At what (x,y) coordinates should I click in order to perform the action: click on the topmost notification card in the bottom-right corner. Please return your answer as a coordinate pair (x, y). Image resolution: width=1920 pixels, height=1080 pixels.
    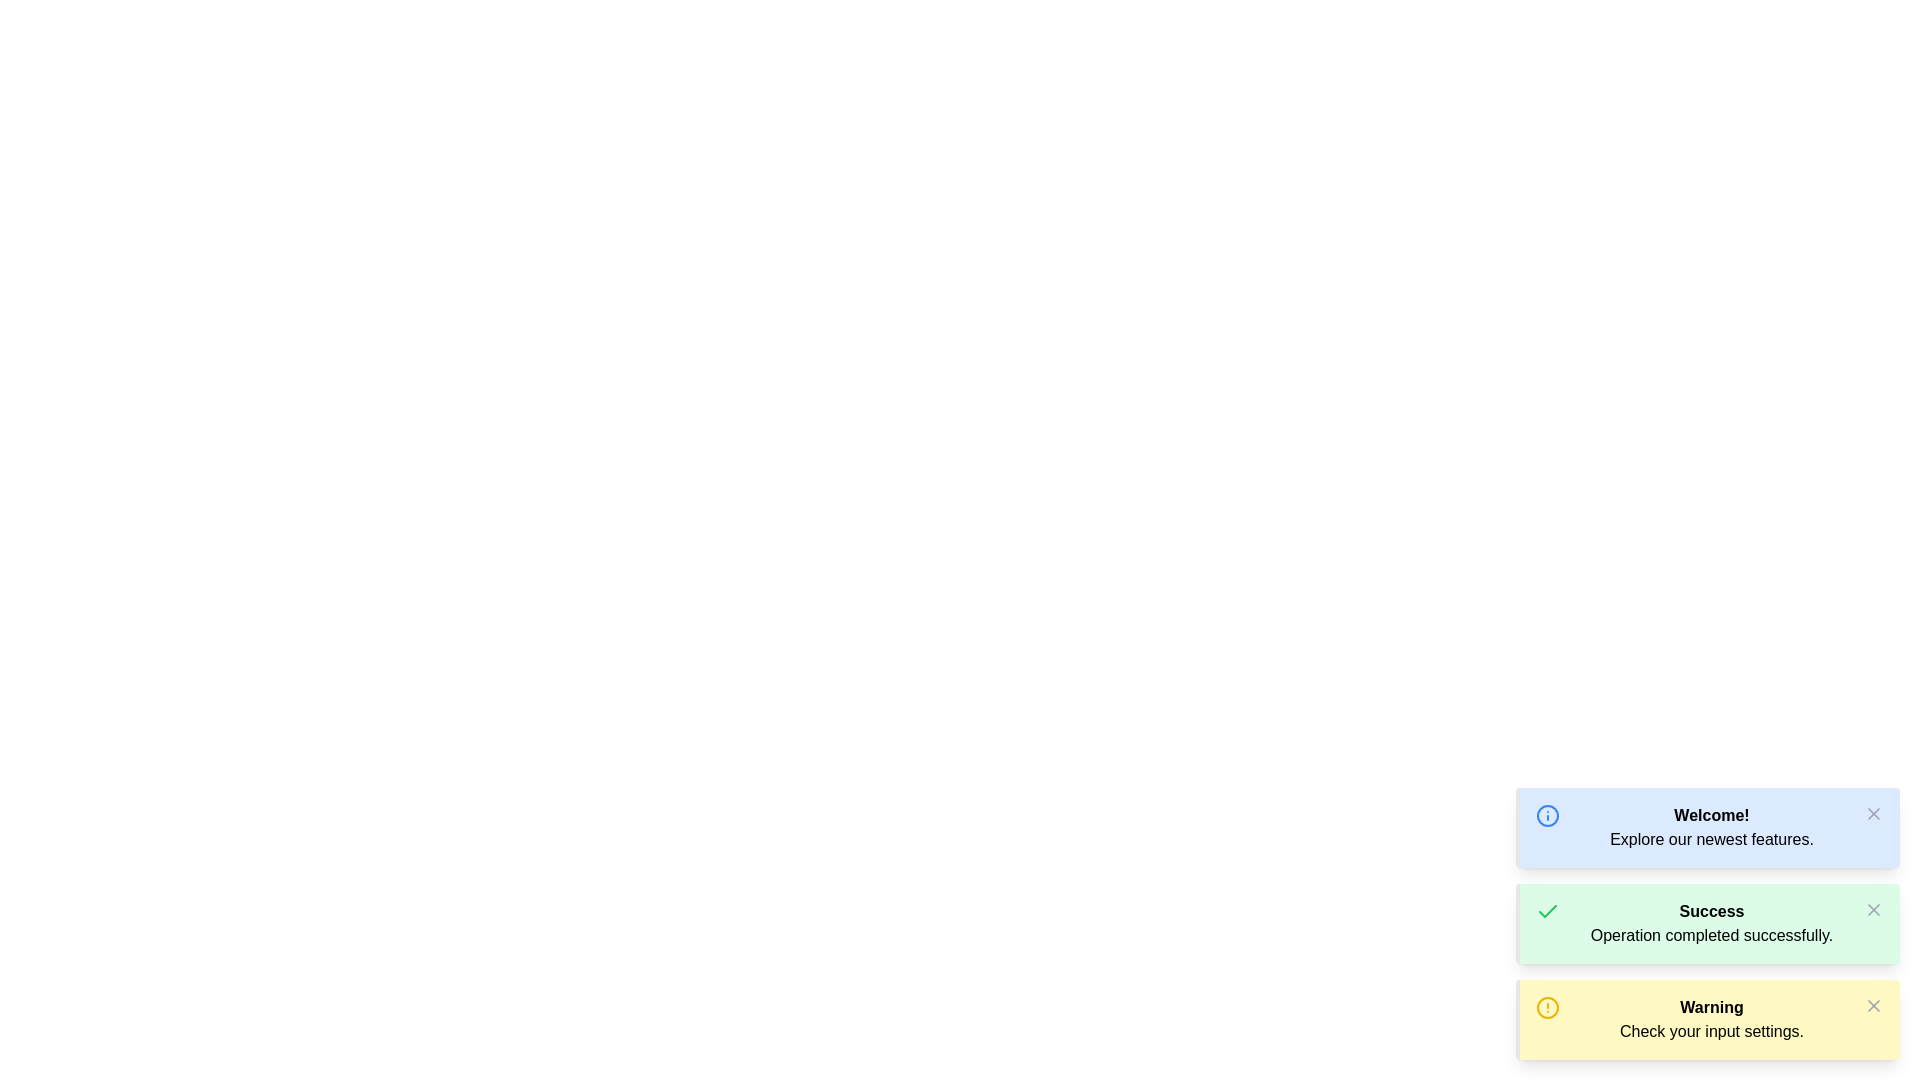
    Looking at the image, I should click on (1707, 828).